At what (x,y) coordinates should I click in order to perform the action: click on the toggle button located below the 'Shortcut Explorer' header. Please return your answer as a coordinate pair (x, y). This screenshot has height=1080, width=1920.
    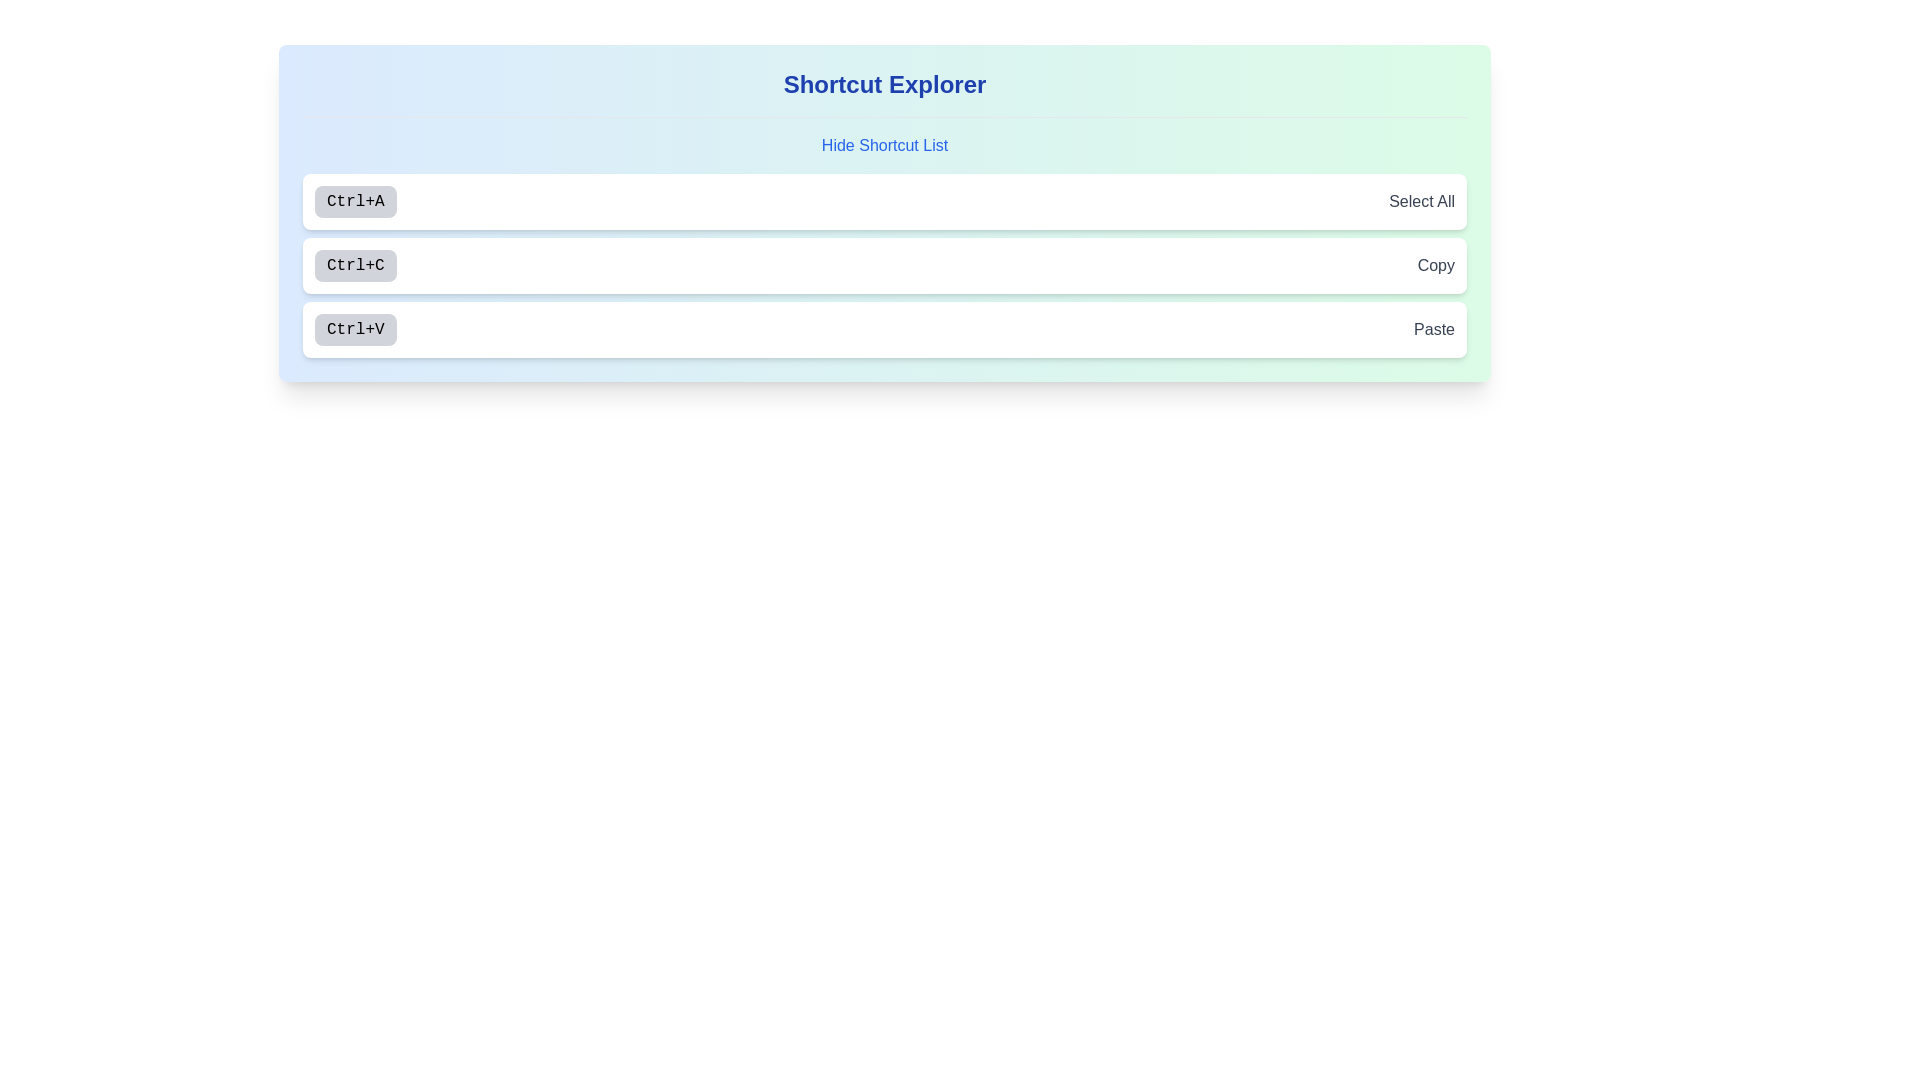
    Looking at the image, I should click on (883, 145).